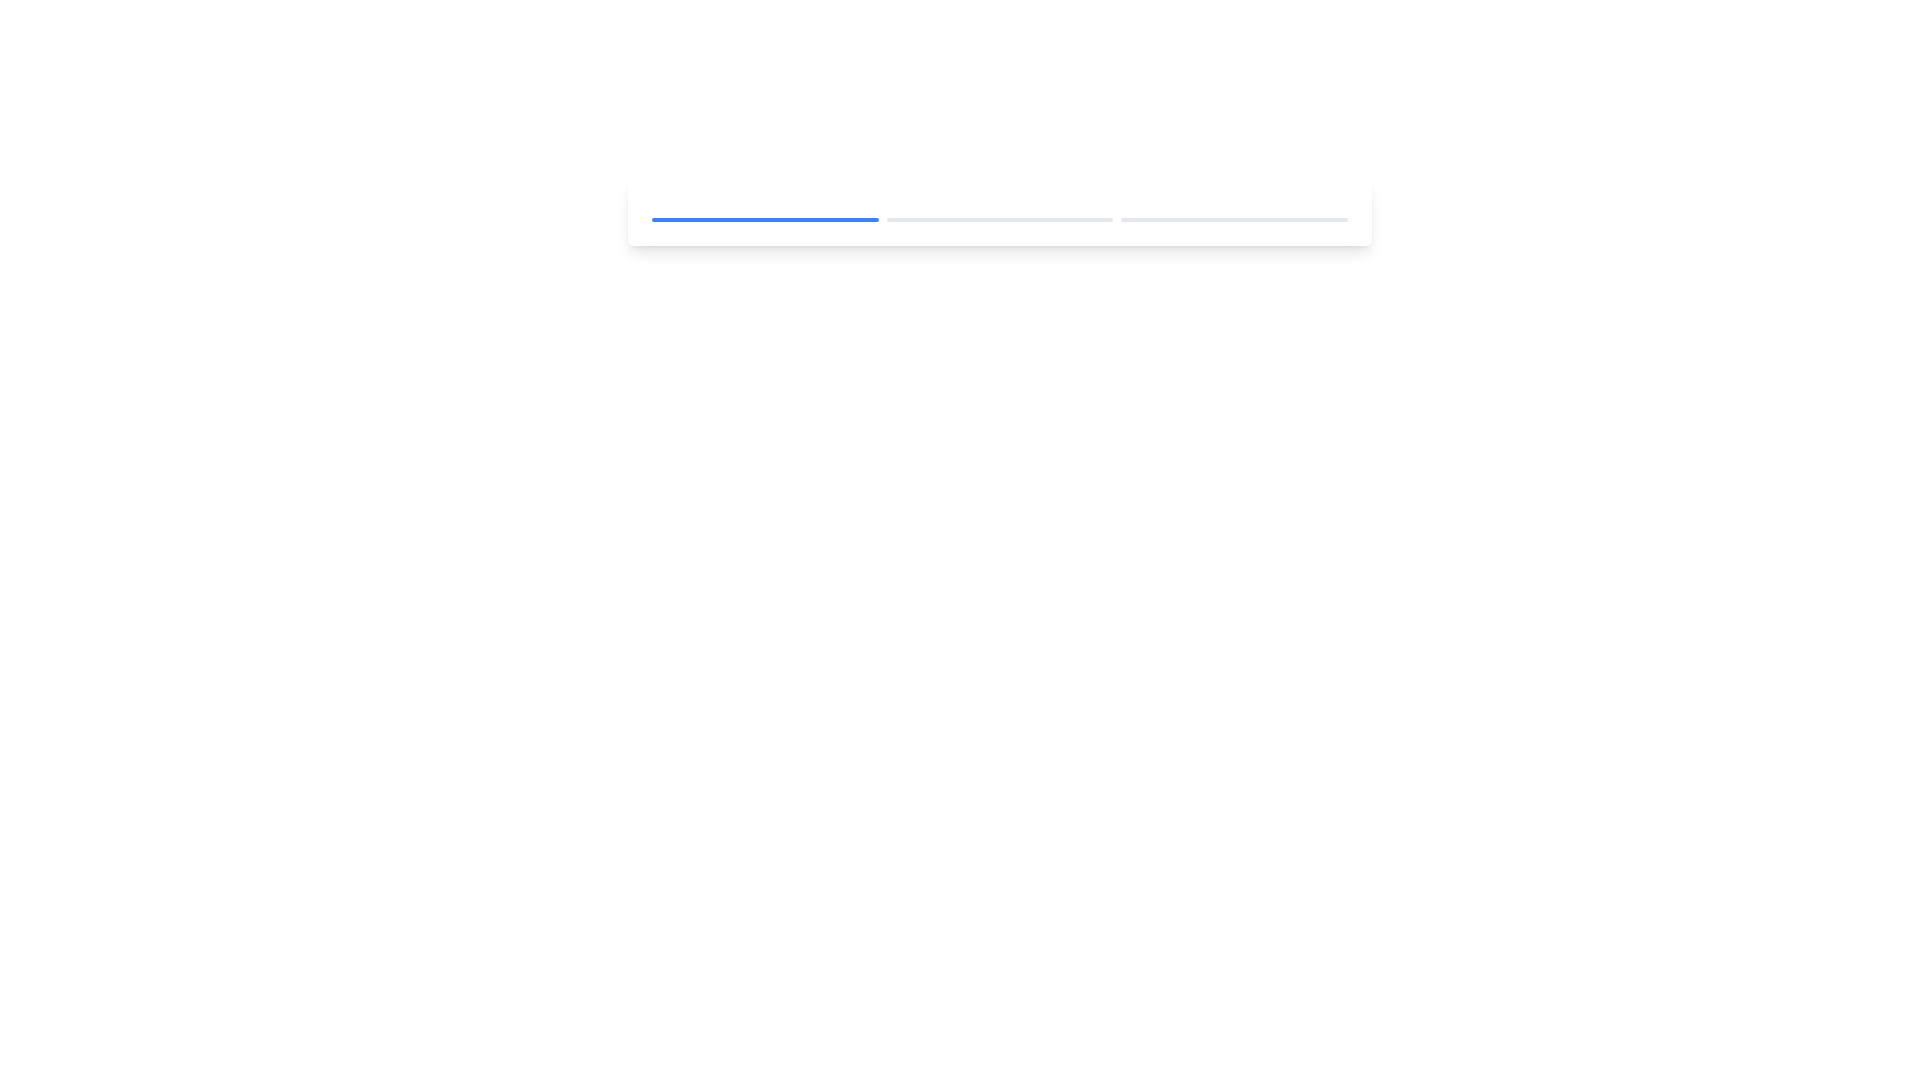 Image resolution: width=1920 pixels, height=1080 pixels. I want to click on the slider, so click(1091, 219).